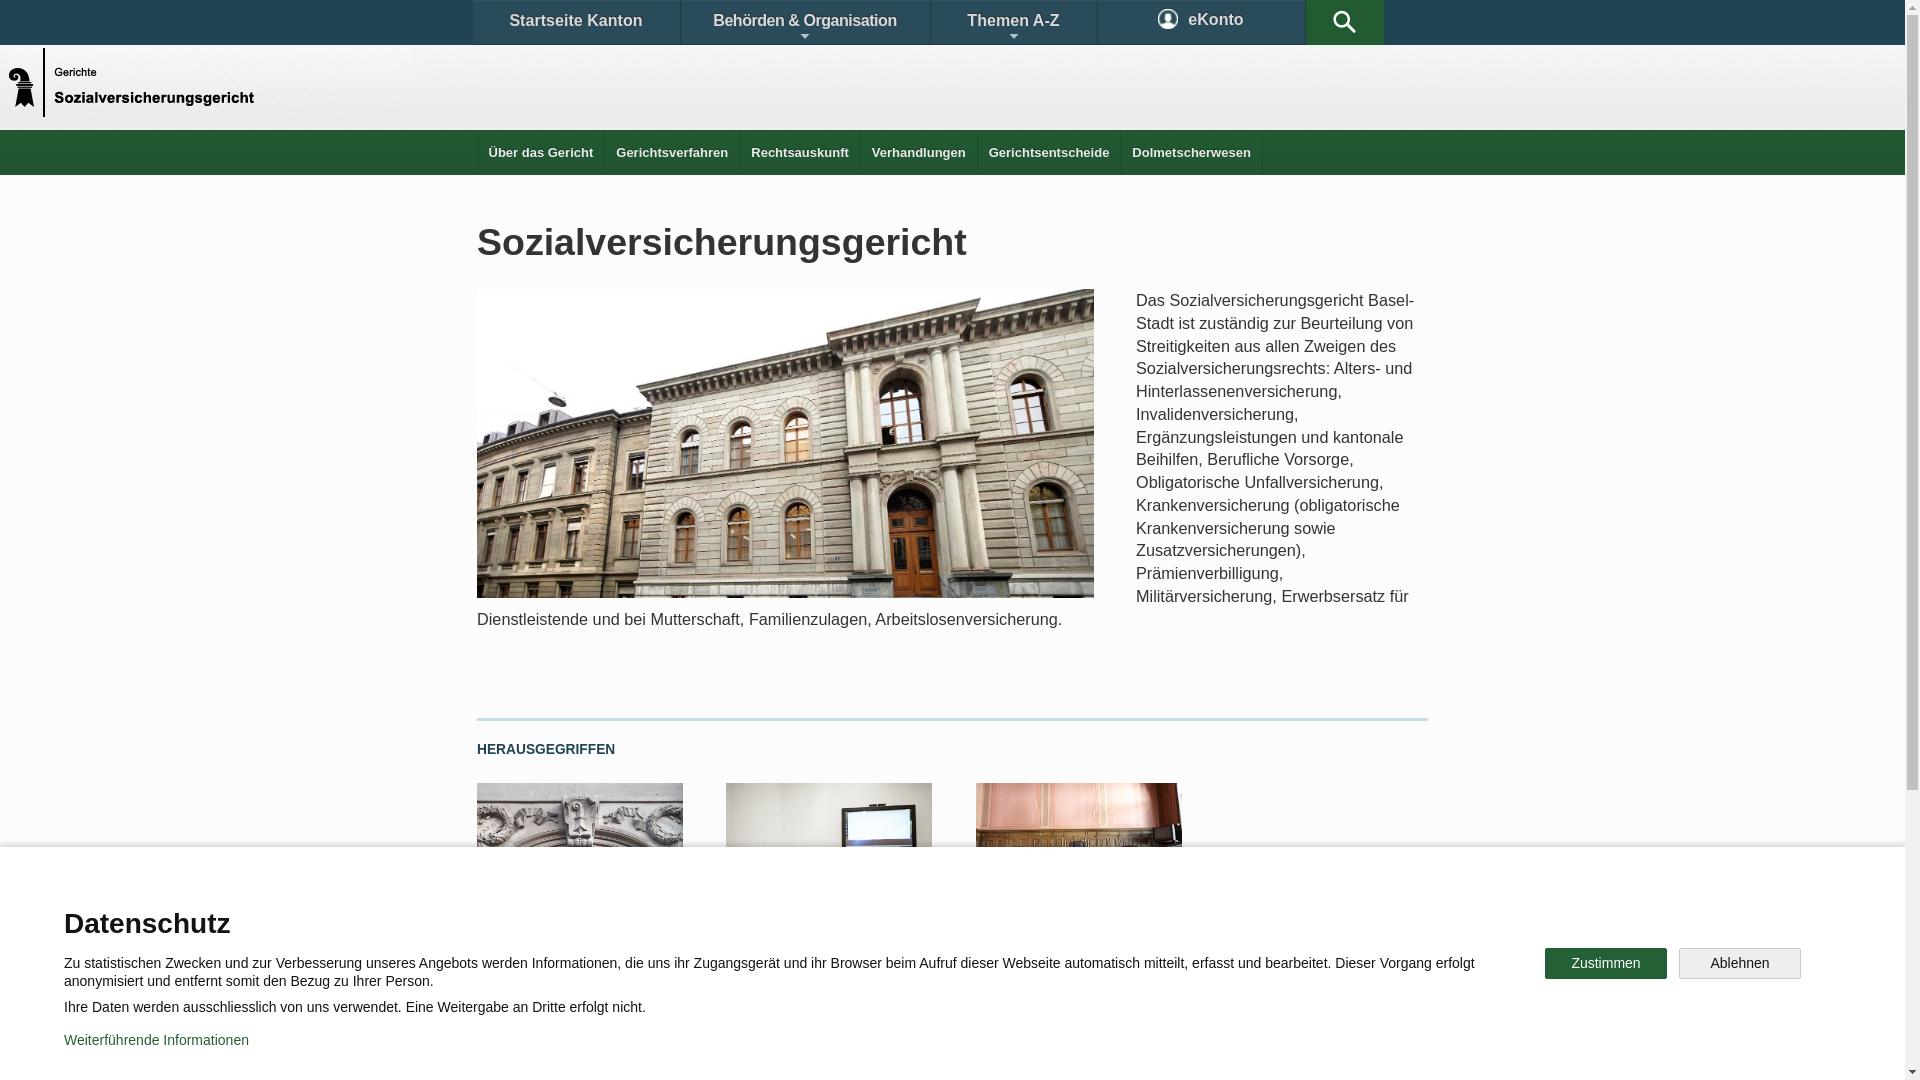  I want to click on 'Gerichtsverfahren', so click(672, 151).